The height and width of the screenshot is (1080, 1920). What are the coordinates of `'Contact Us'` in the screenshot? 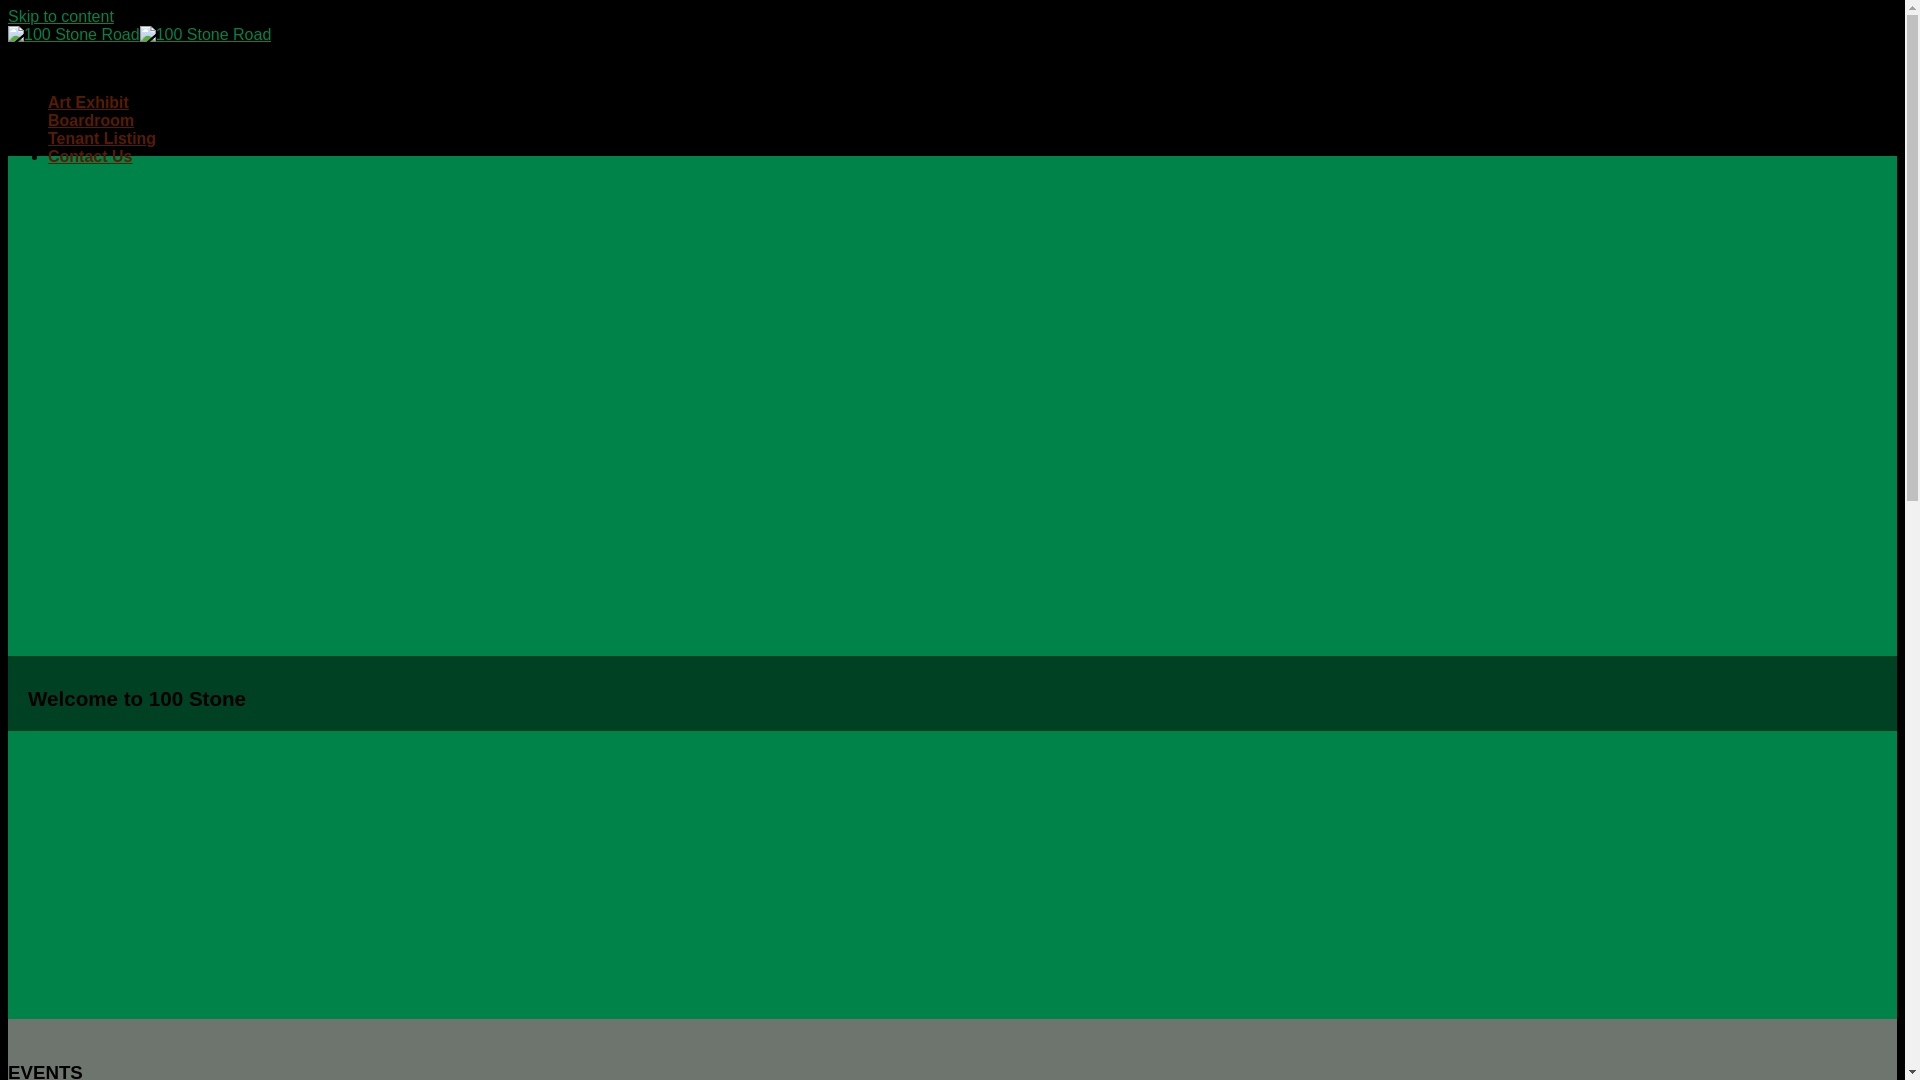 It's located at (89, 155).